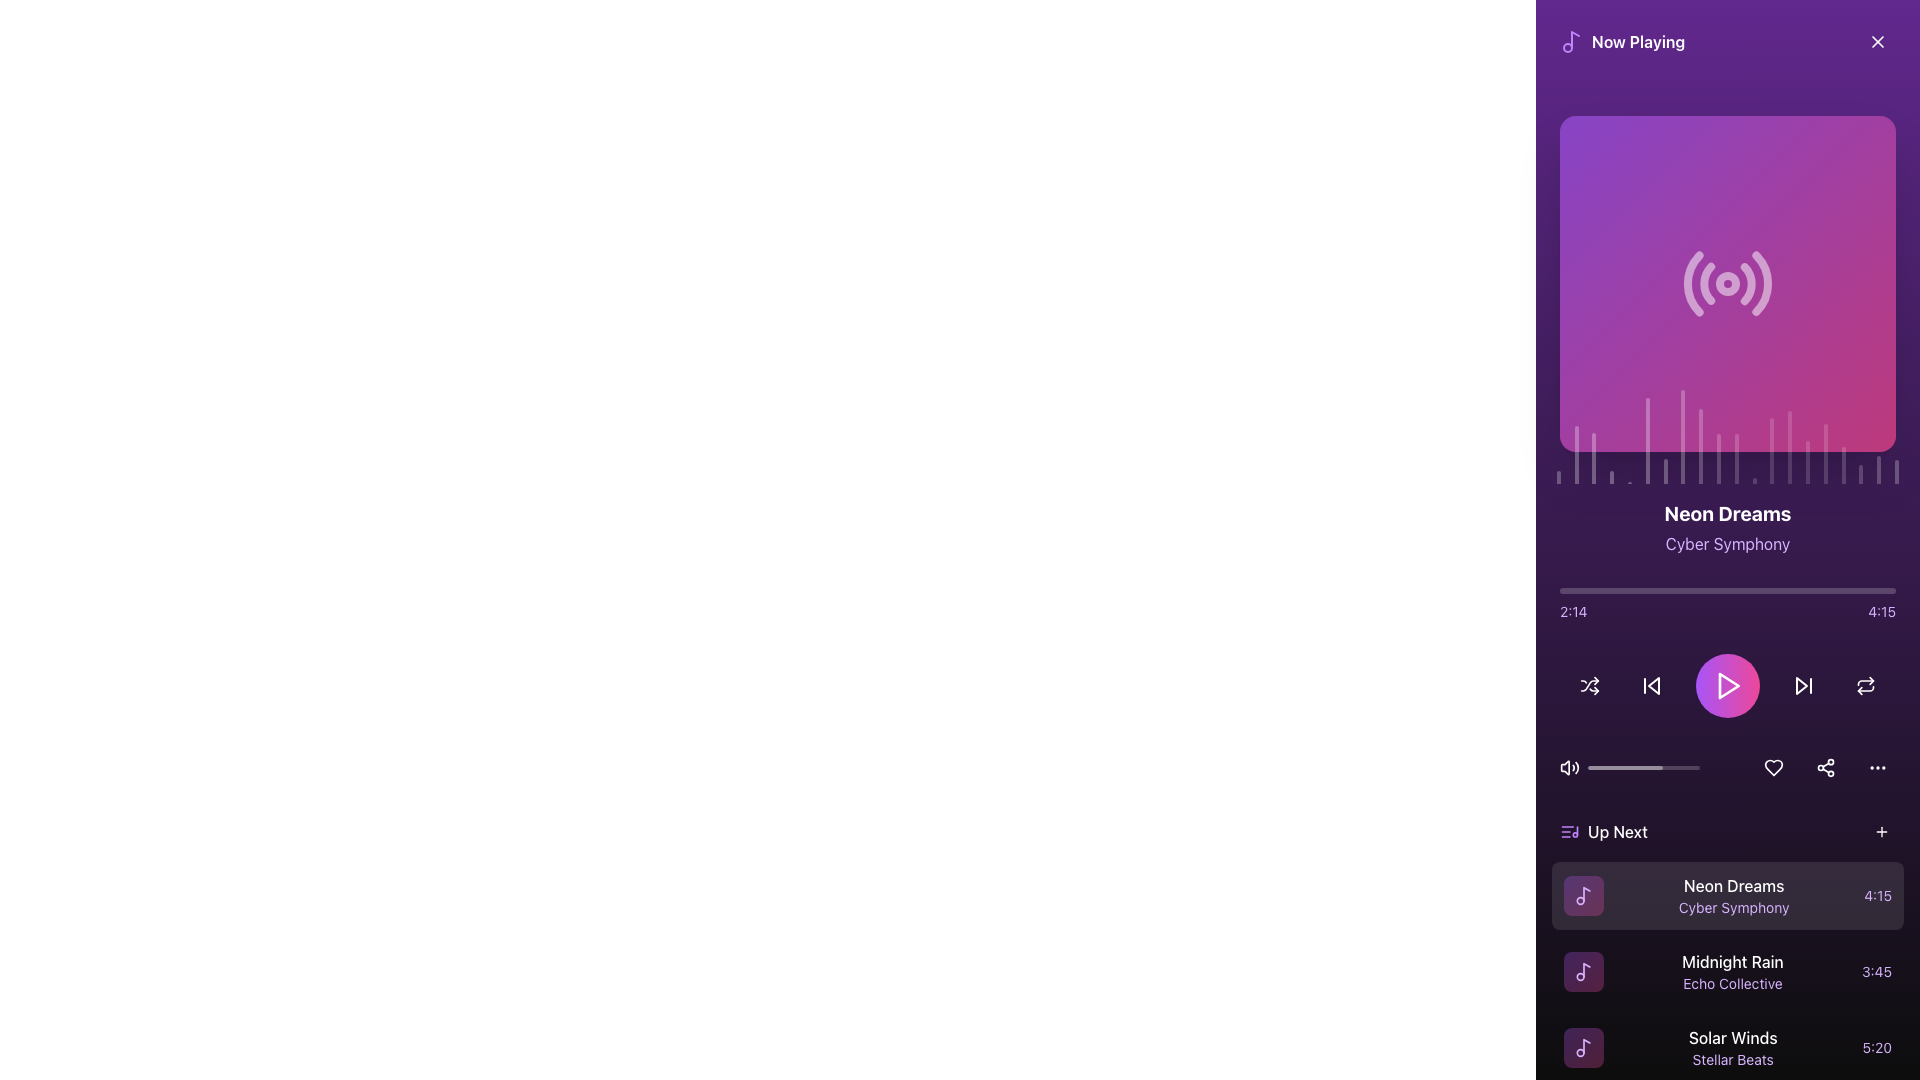  What do you see at coordinates (1610, 766) in the screenshot?
I see `the volume slider` at bounding box center [1610, 766].